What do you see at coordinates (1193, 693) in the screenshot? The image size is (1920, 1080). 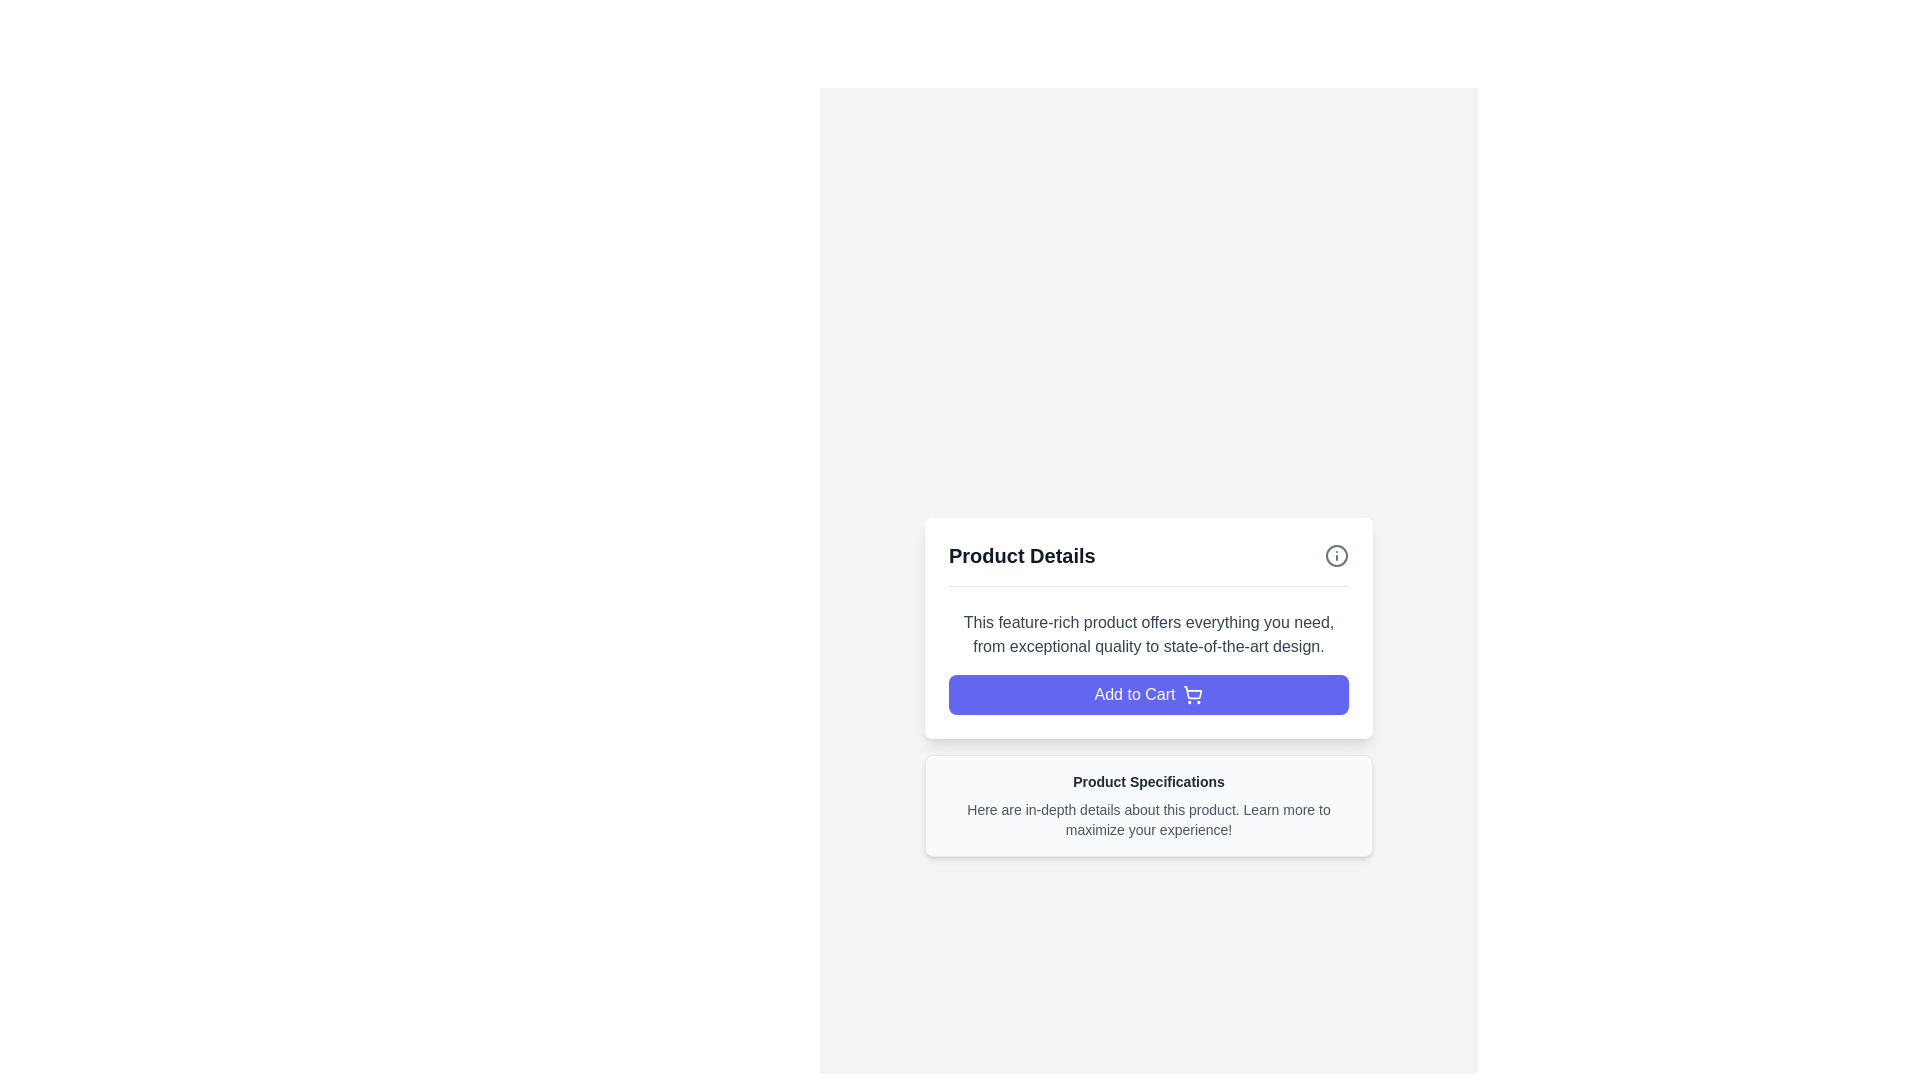 I see `the 'Add to Cart' icon located to the right of the 'Add to Cart' text` at bounding box center [1193, 693].